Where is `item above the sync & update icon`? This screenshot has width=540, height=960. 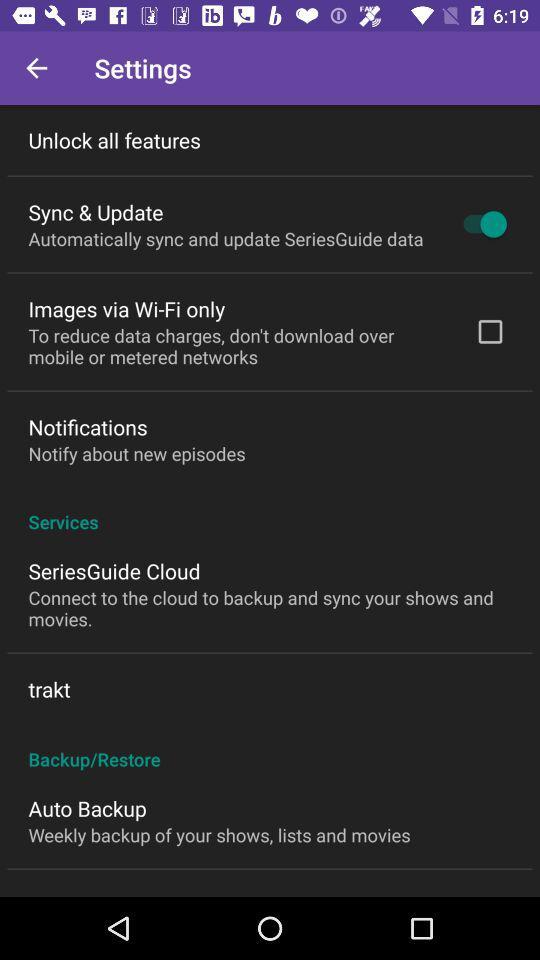
item above the sync & update icon is located at coordinates (114, 139).